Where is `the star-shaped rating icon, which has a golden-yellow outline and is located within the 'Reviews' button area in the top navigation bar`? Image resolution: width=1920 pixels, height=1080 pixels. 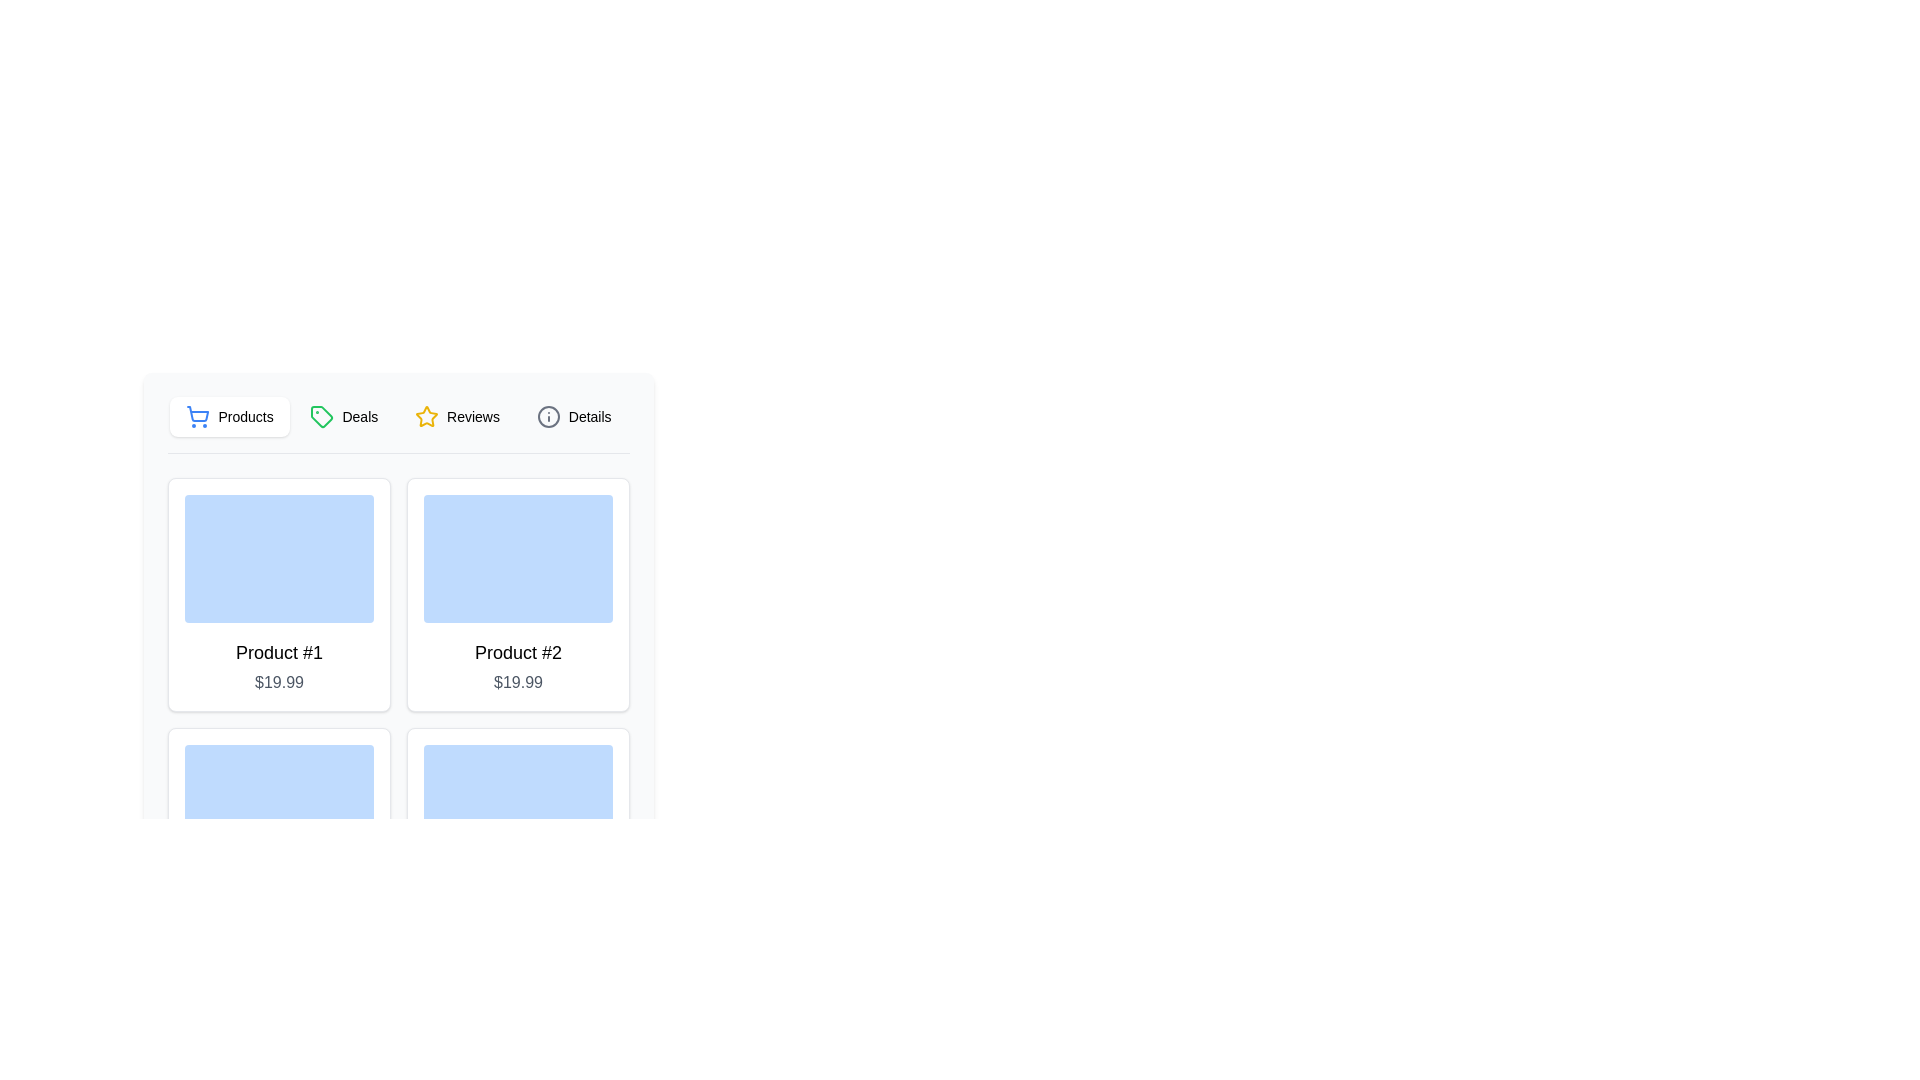 the star-shaped rating icon, which has a golden-yellow outline and is located within the 'Reviews' button area in the top navigation bar is located at coordinates (426, 415).